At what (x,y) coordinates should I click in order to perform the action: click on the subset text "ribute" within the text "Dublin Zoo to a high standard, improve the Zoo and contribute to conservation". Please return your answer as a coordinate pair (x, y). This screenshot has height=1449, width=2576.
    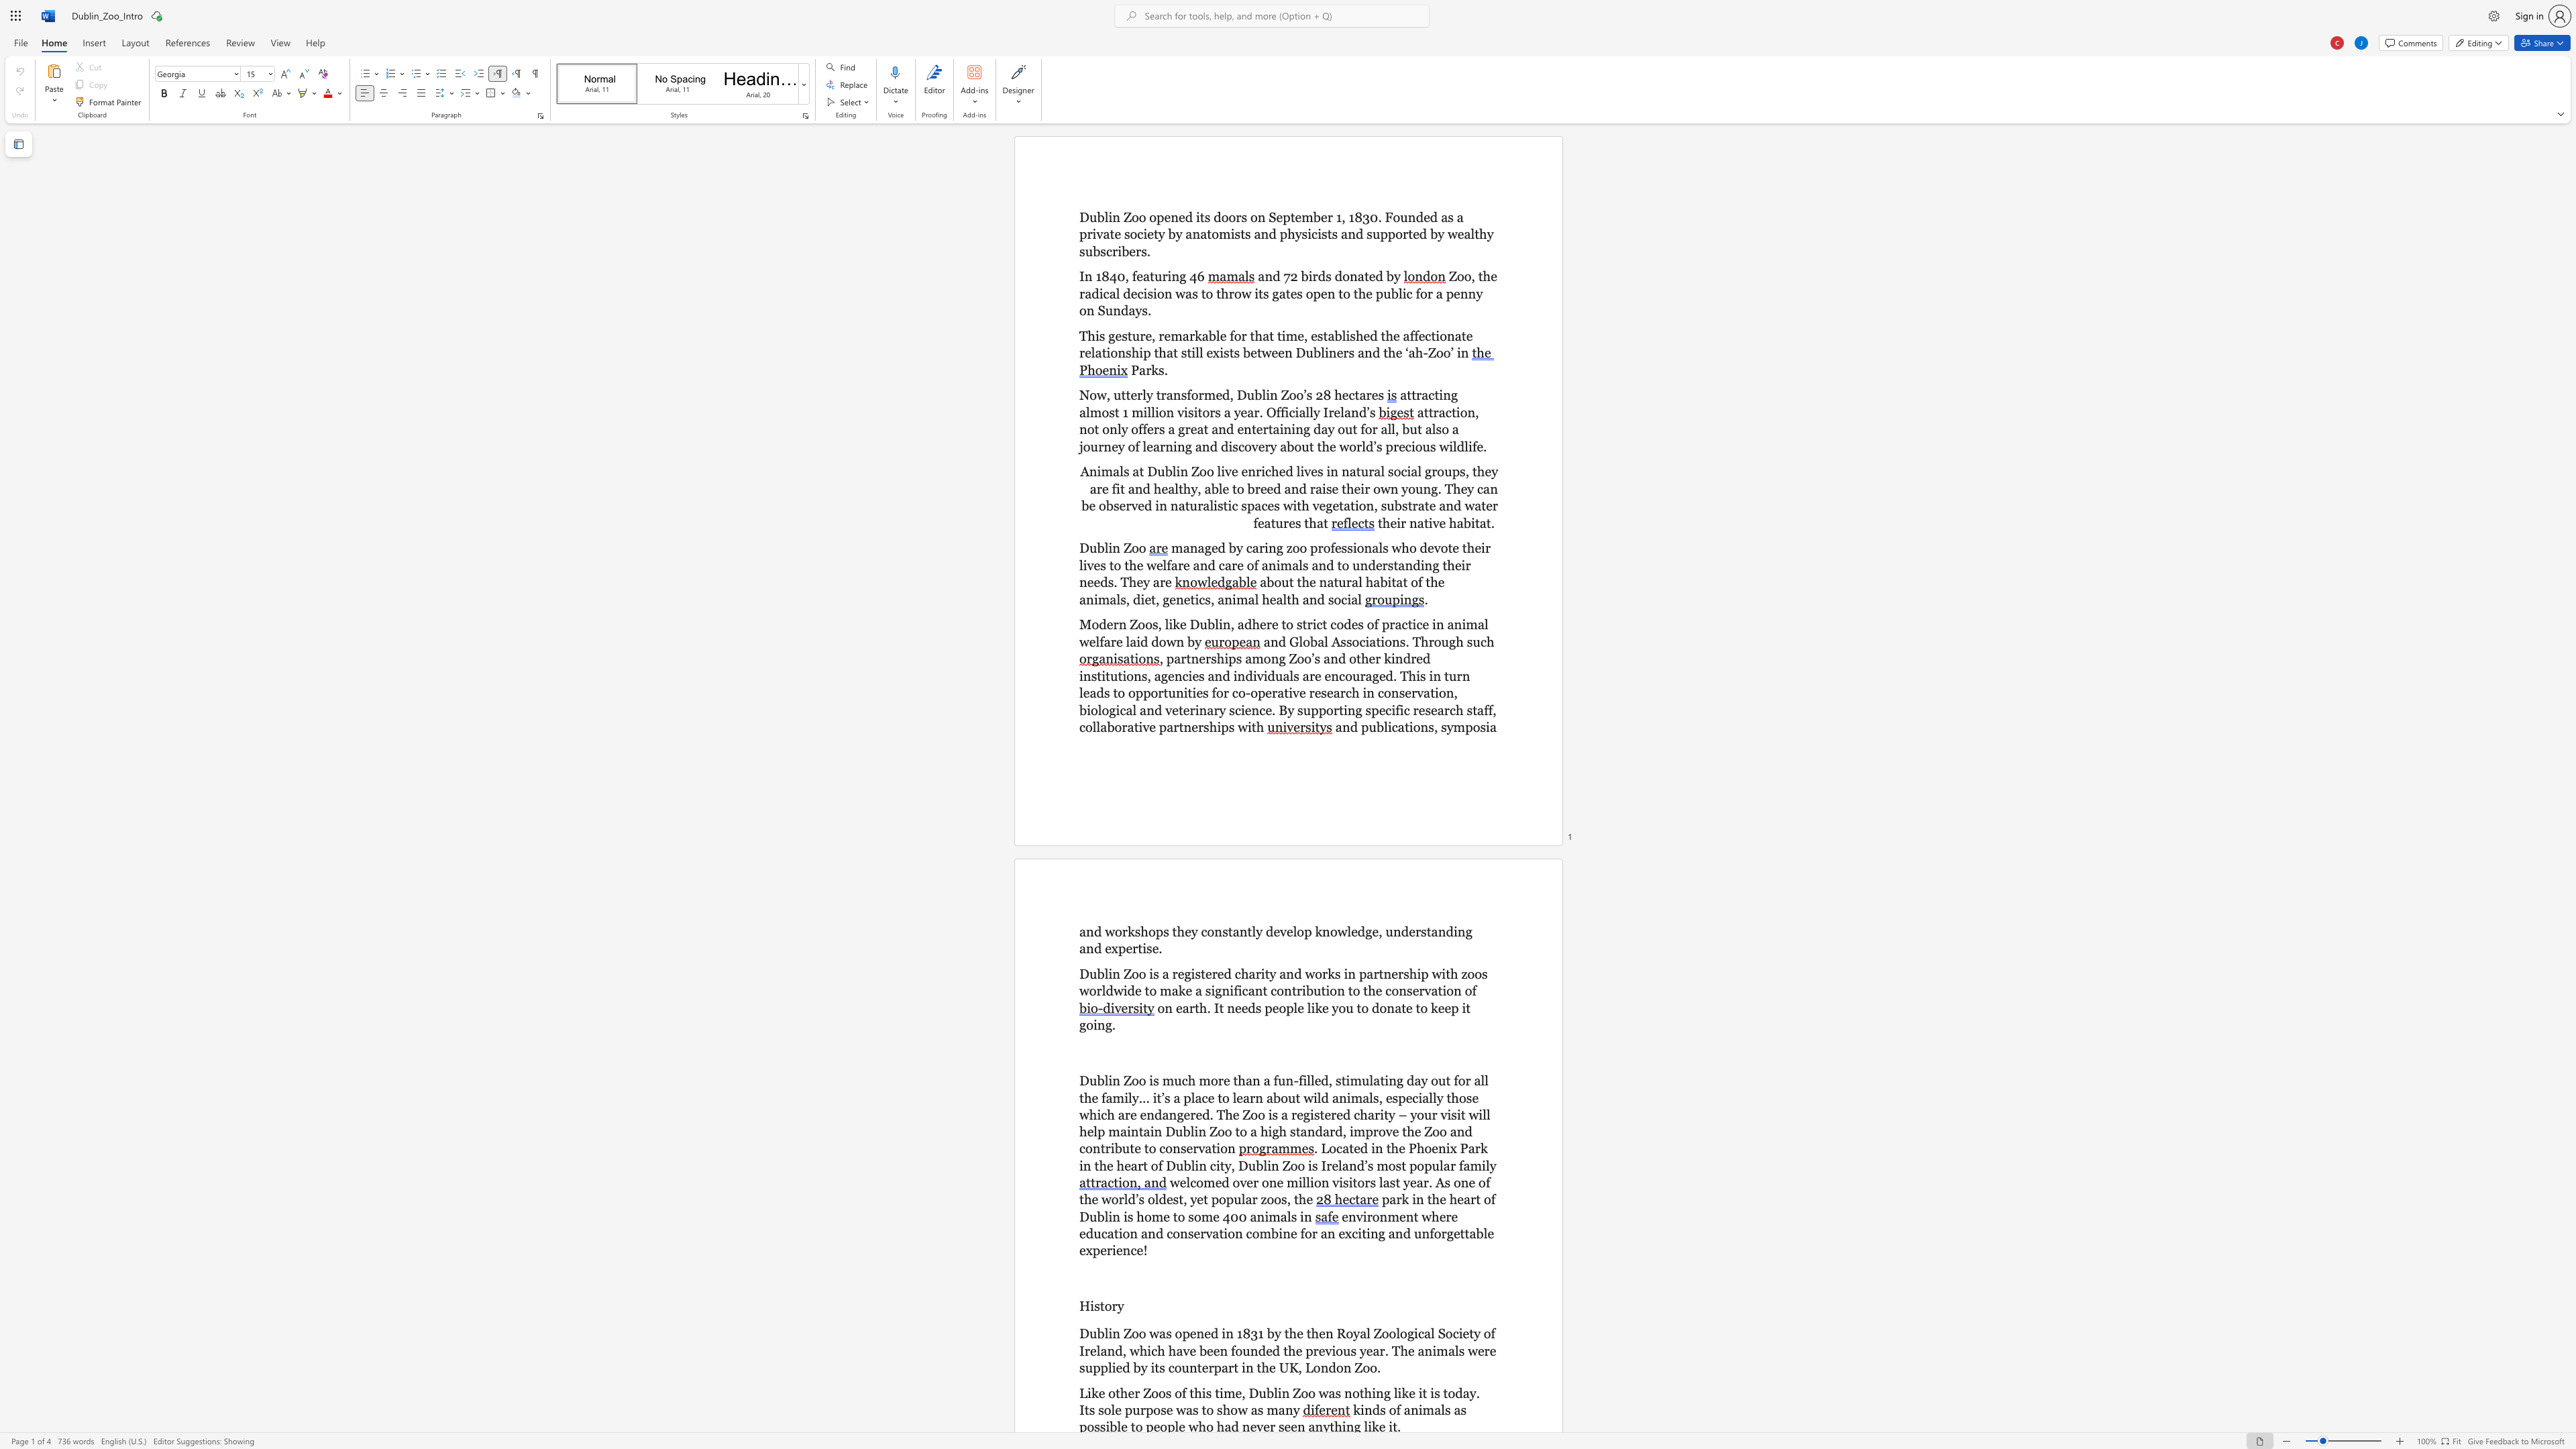
    Looking at the image, I should click on (1104, 1148).